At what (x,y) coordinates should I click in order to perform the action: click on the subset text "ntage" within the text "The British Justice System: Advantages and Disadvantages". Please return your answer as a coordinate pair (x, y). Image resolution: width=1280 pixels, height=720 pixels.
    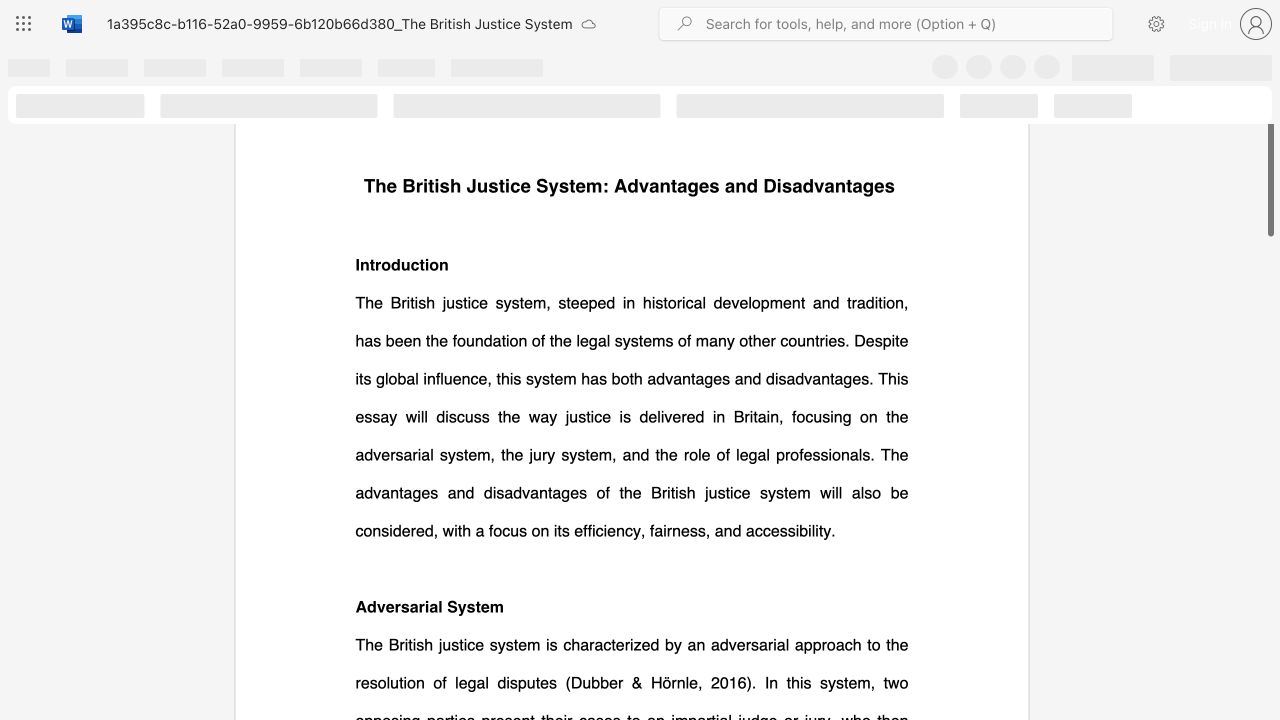
    Looking at the image, I should click on (834, 185).